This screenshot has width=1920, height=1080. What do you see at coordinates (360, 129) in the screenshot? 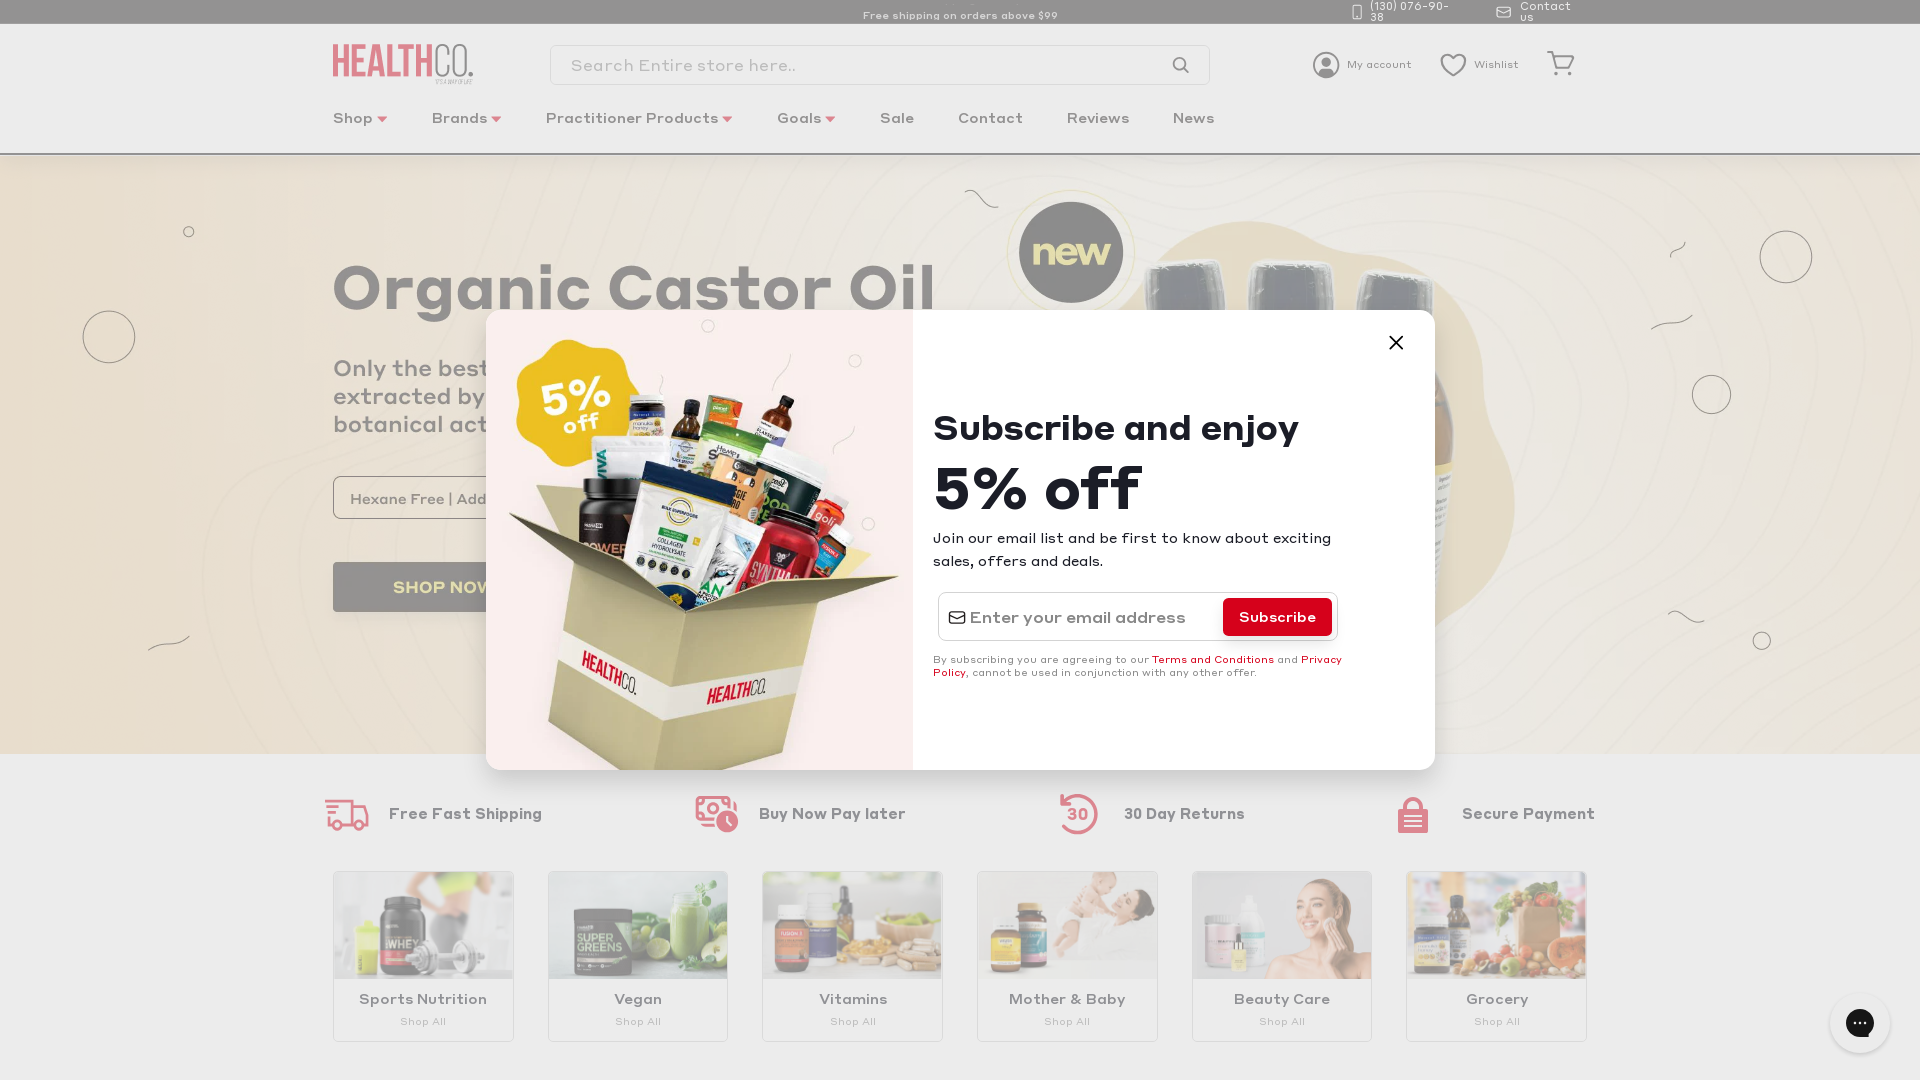
I see `'Shop'` at bounding box center [360, 129].